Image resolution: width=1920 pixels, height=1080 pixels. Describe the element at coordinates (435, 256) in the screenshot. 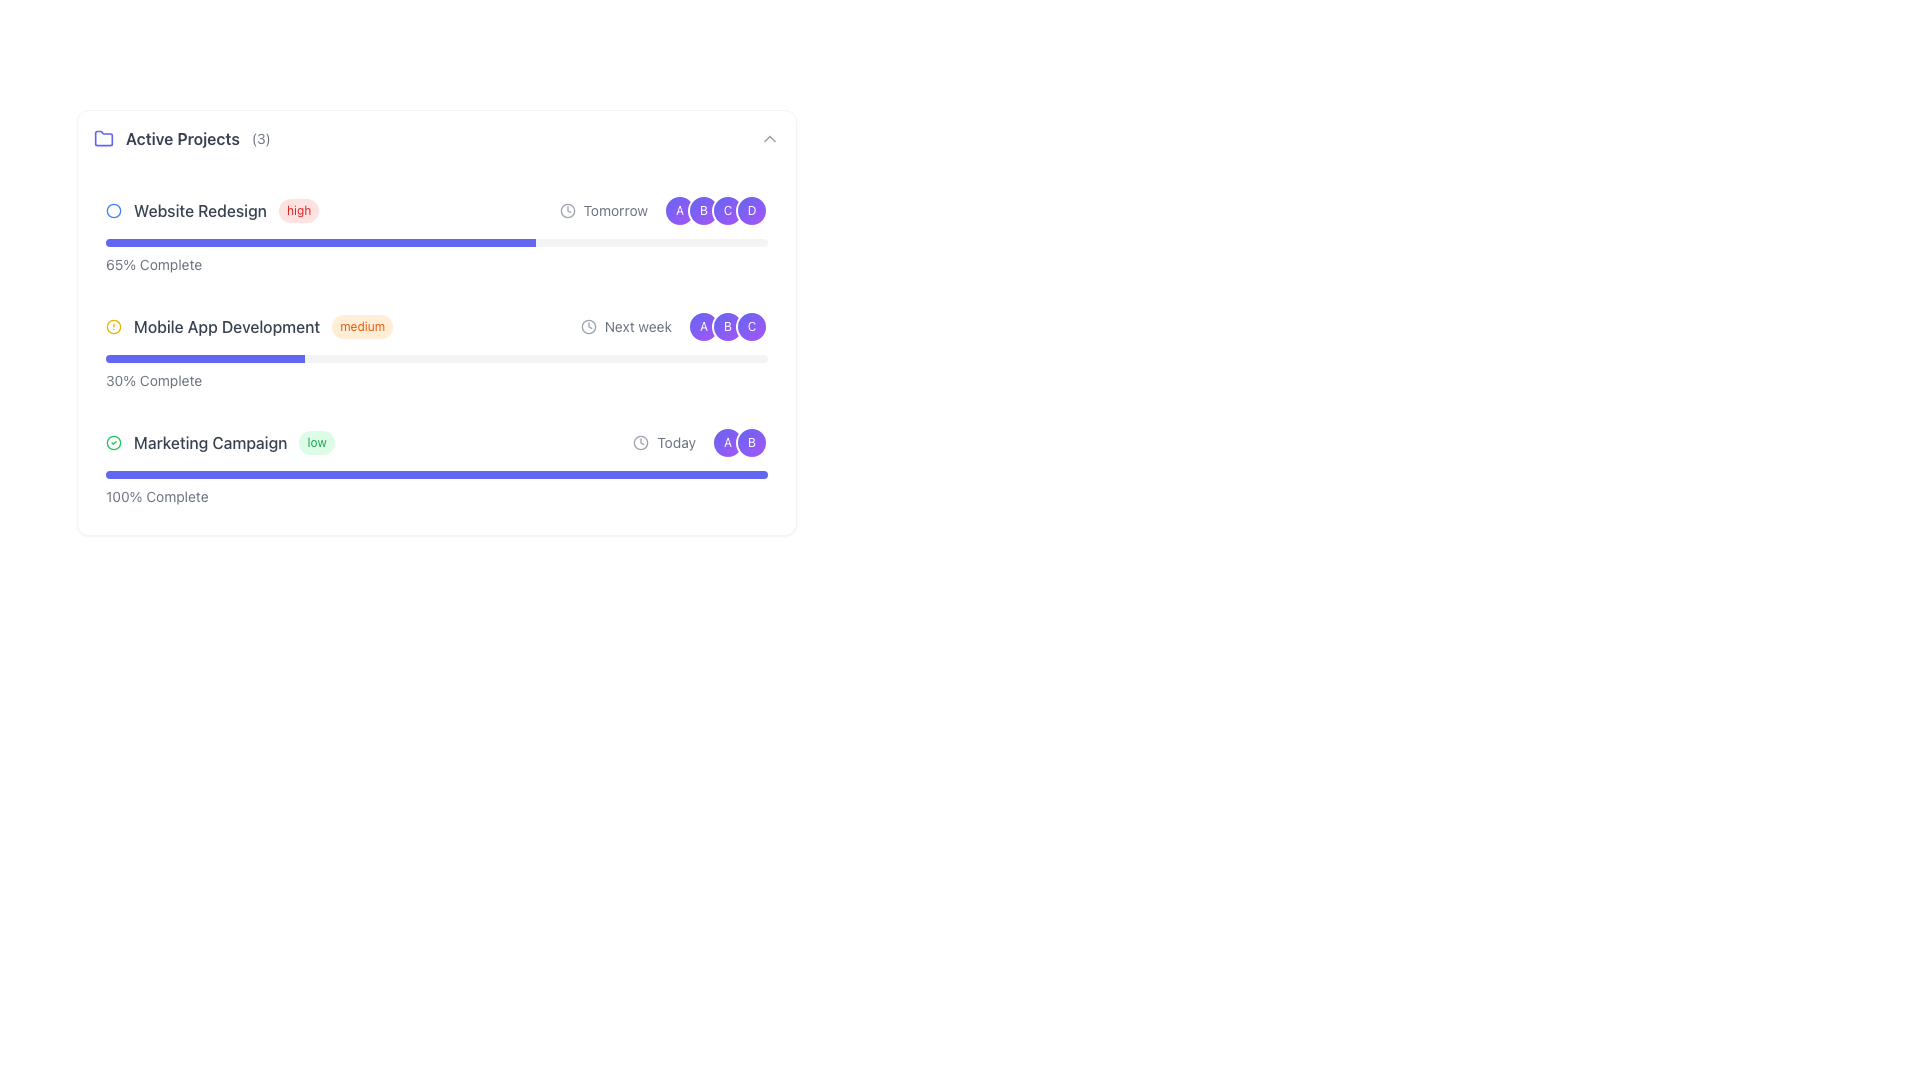

I see `accompanying text of the progress bar indicating the completion percentage, which reads '65% Complete' in the 'Active Projects' section under the project labeled 'Website Redesign'` at that location.